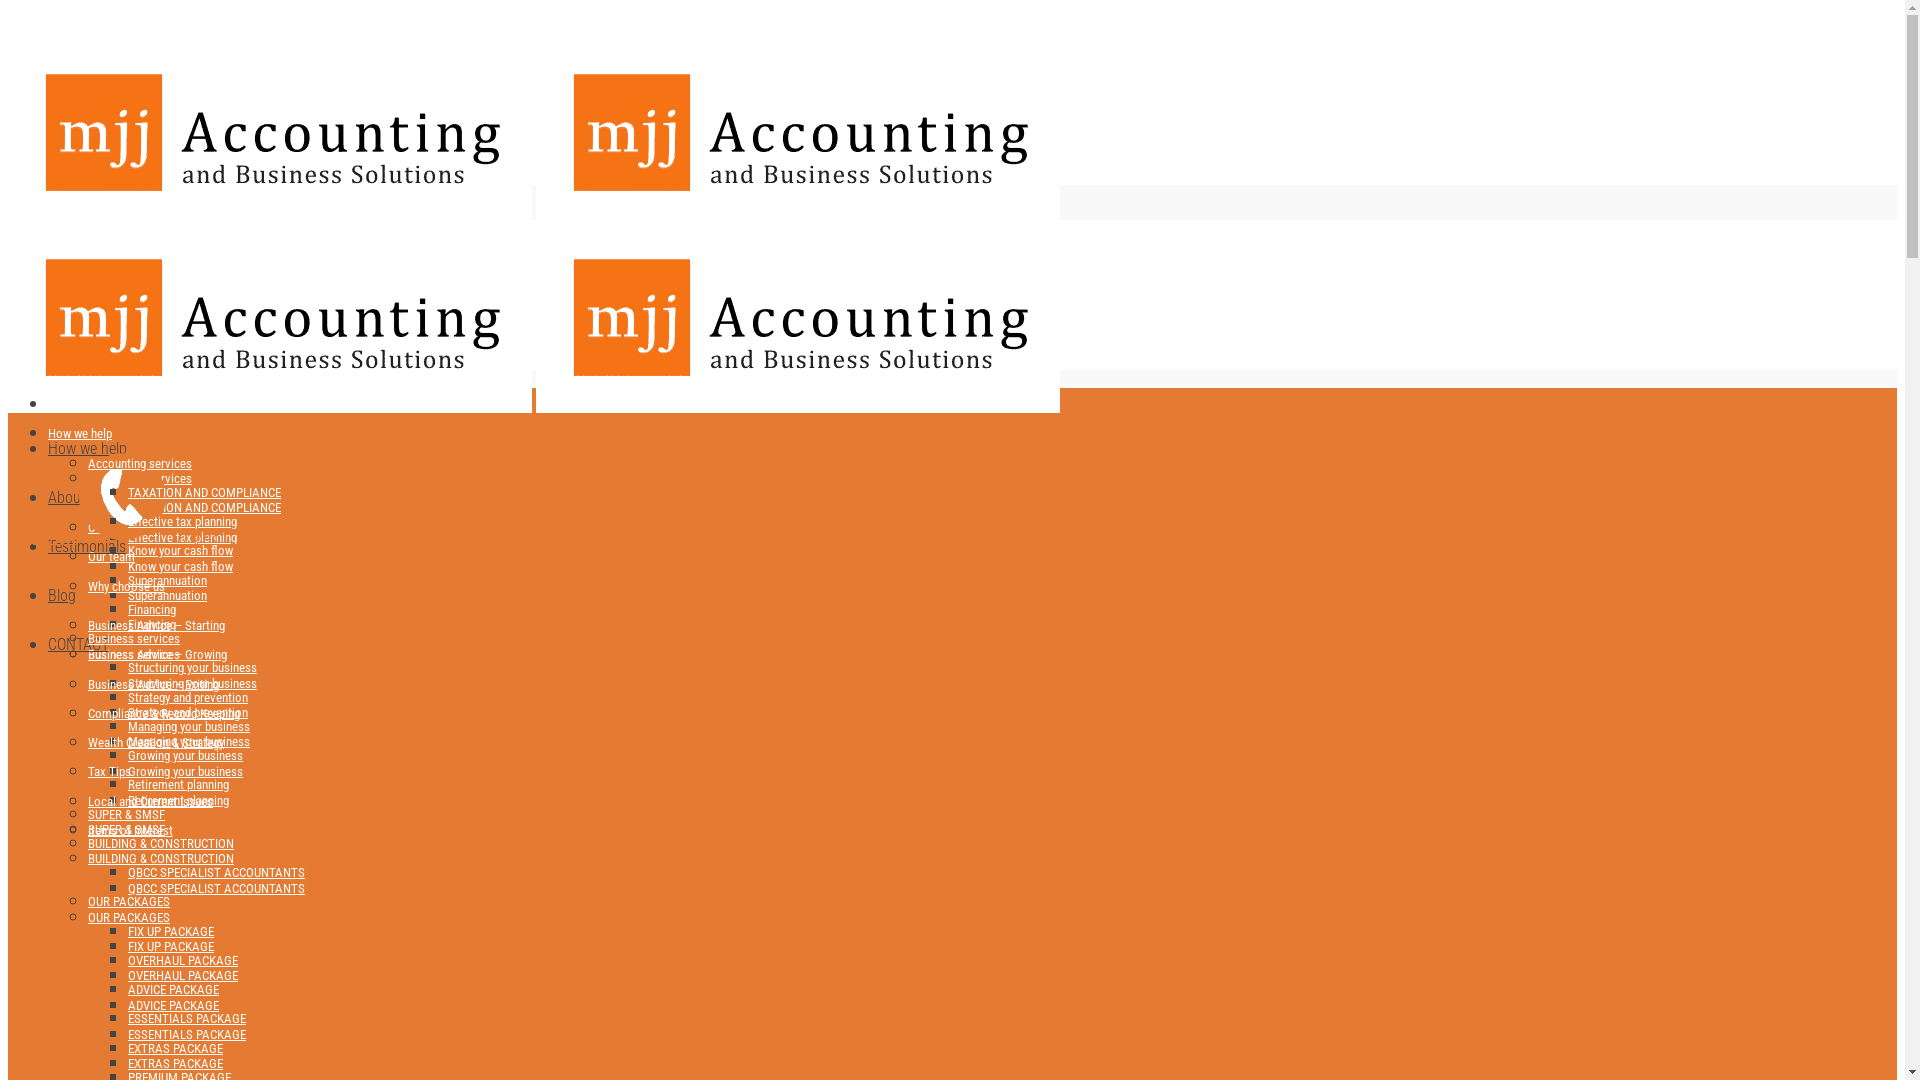 The height and width of the screenshot is (1080, 1920). Describe the element at coordinates (138, 478) in the screenshot. I see `'Accounting services'` at that location.